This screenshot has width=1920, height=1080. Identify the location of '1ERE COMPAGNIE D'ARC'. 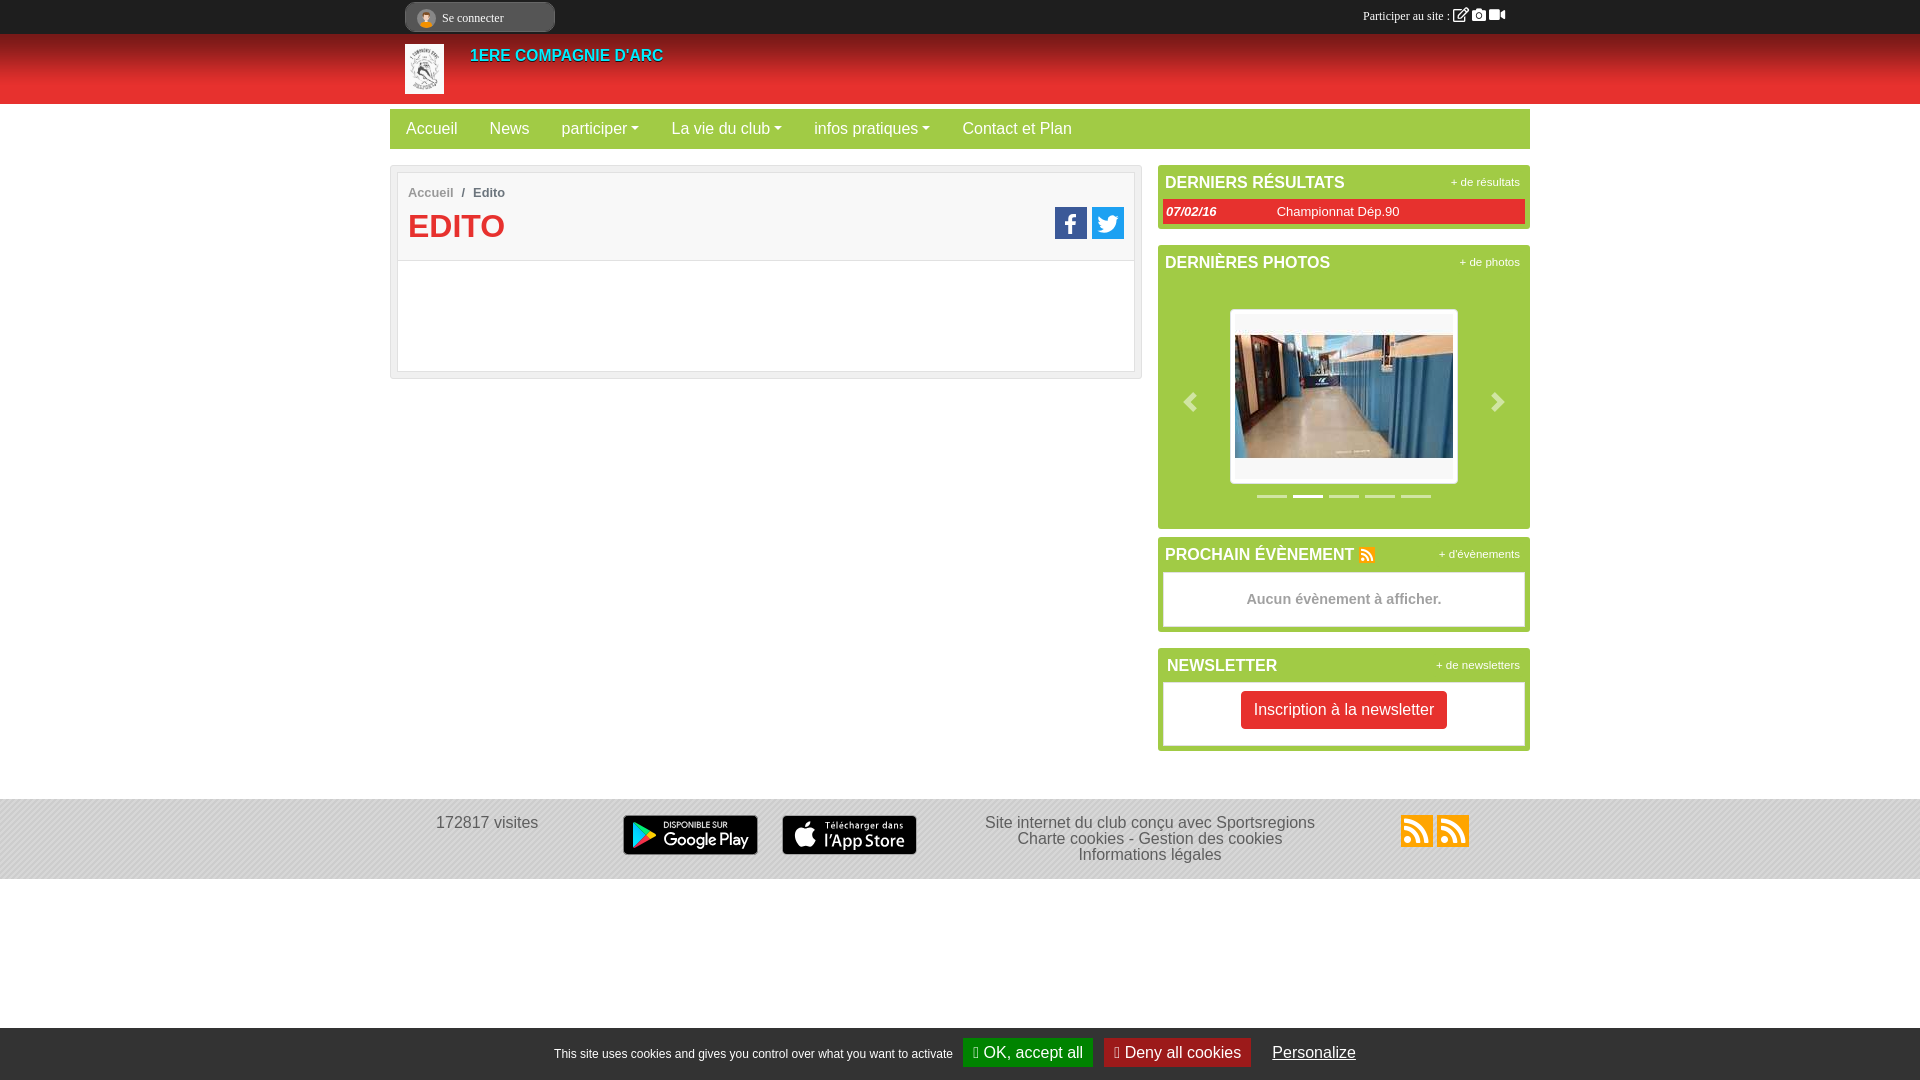
(469, 54).